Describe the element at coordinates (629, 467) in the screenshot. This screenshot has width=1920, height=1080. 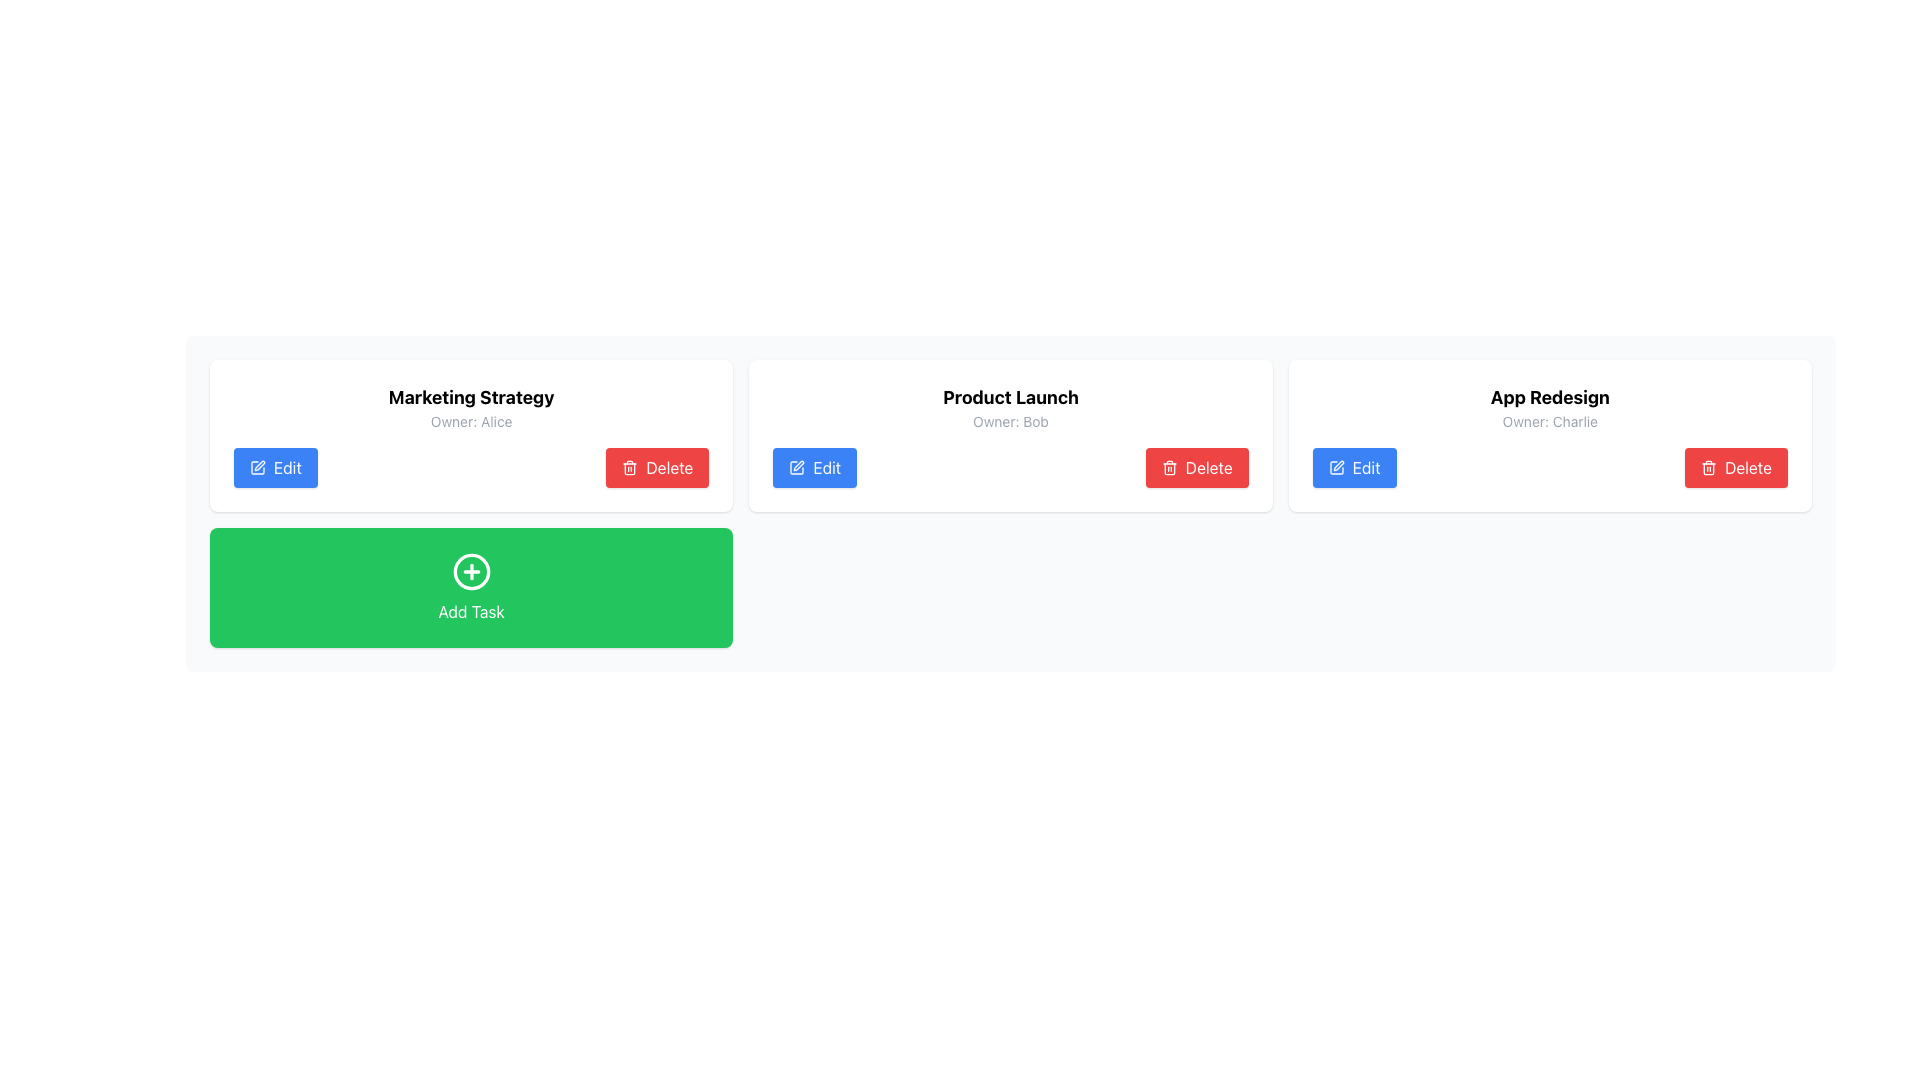
I see `the trash bin icon located to the left of the 'Delete' button text within the red-colored button on the first card labeled 'Marketing Strategy'` at that location.